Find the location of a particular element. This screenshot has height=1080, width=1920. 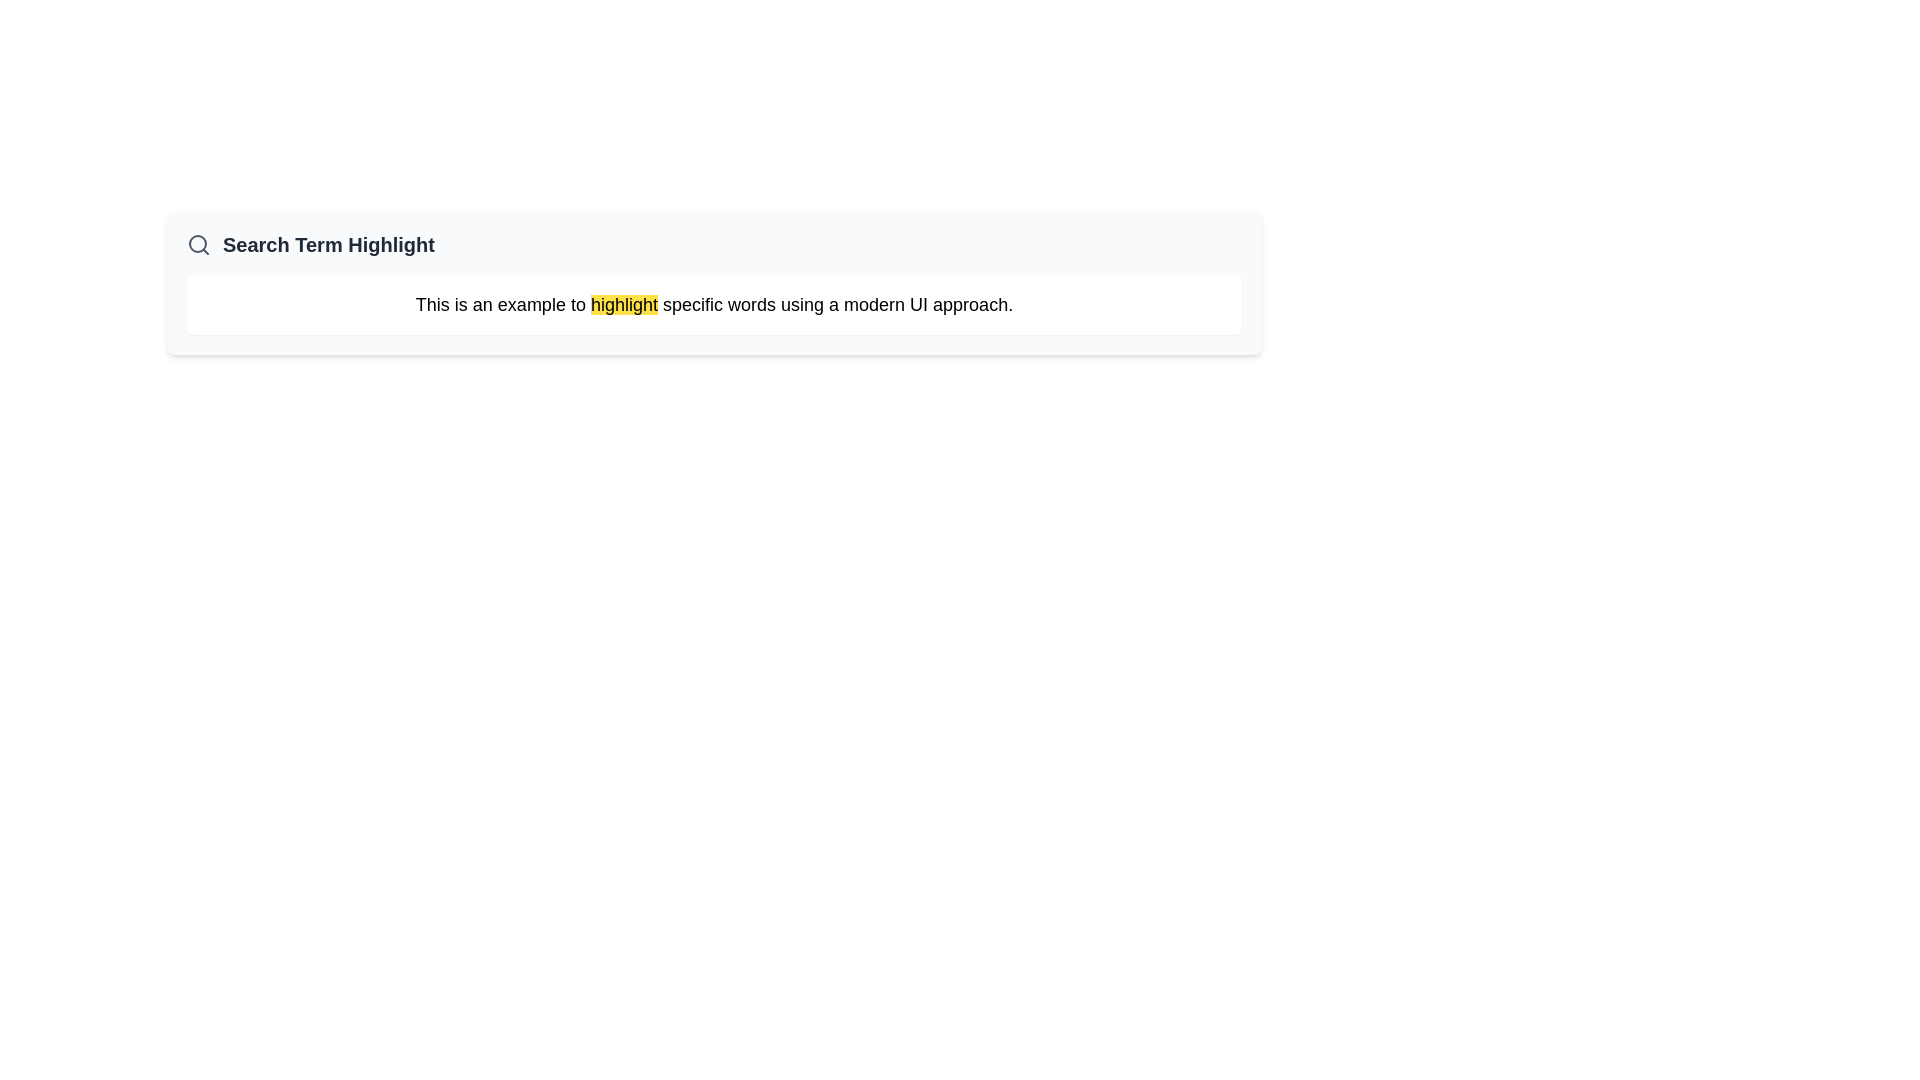

the search icon, which is a magnifying glass located to the left of the 'Search Term Highlight' text, to initiate a search is located at coordinates (198, 244).